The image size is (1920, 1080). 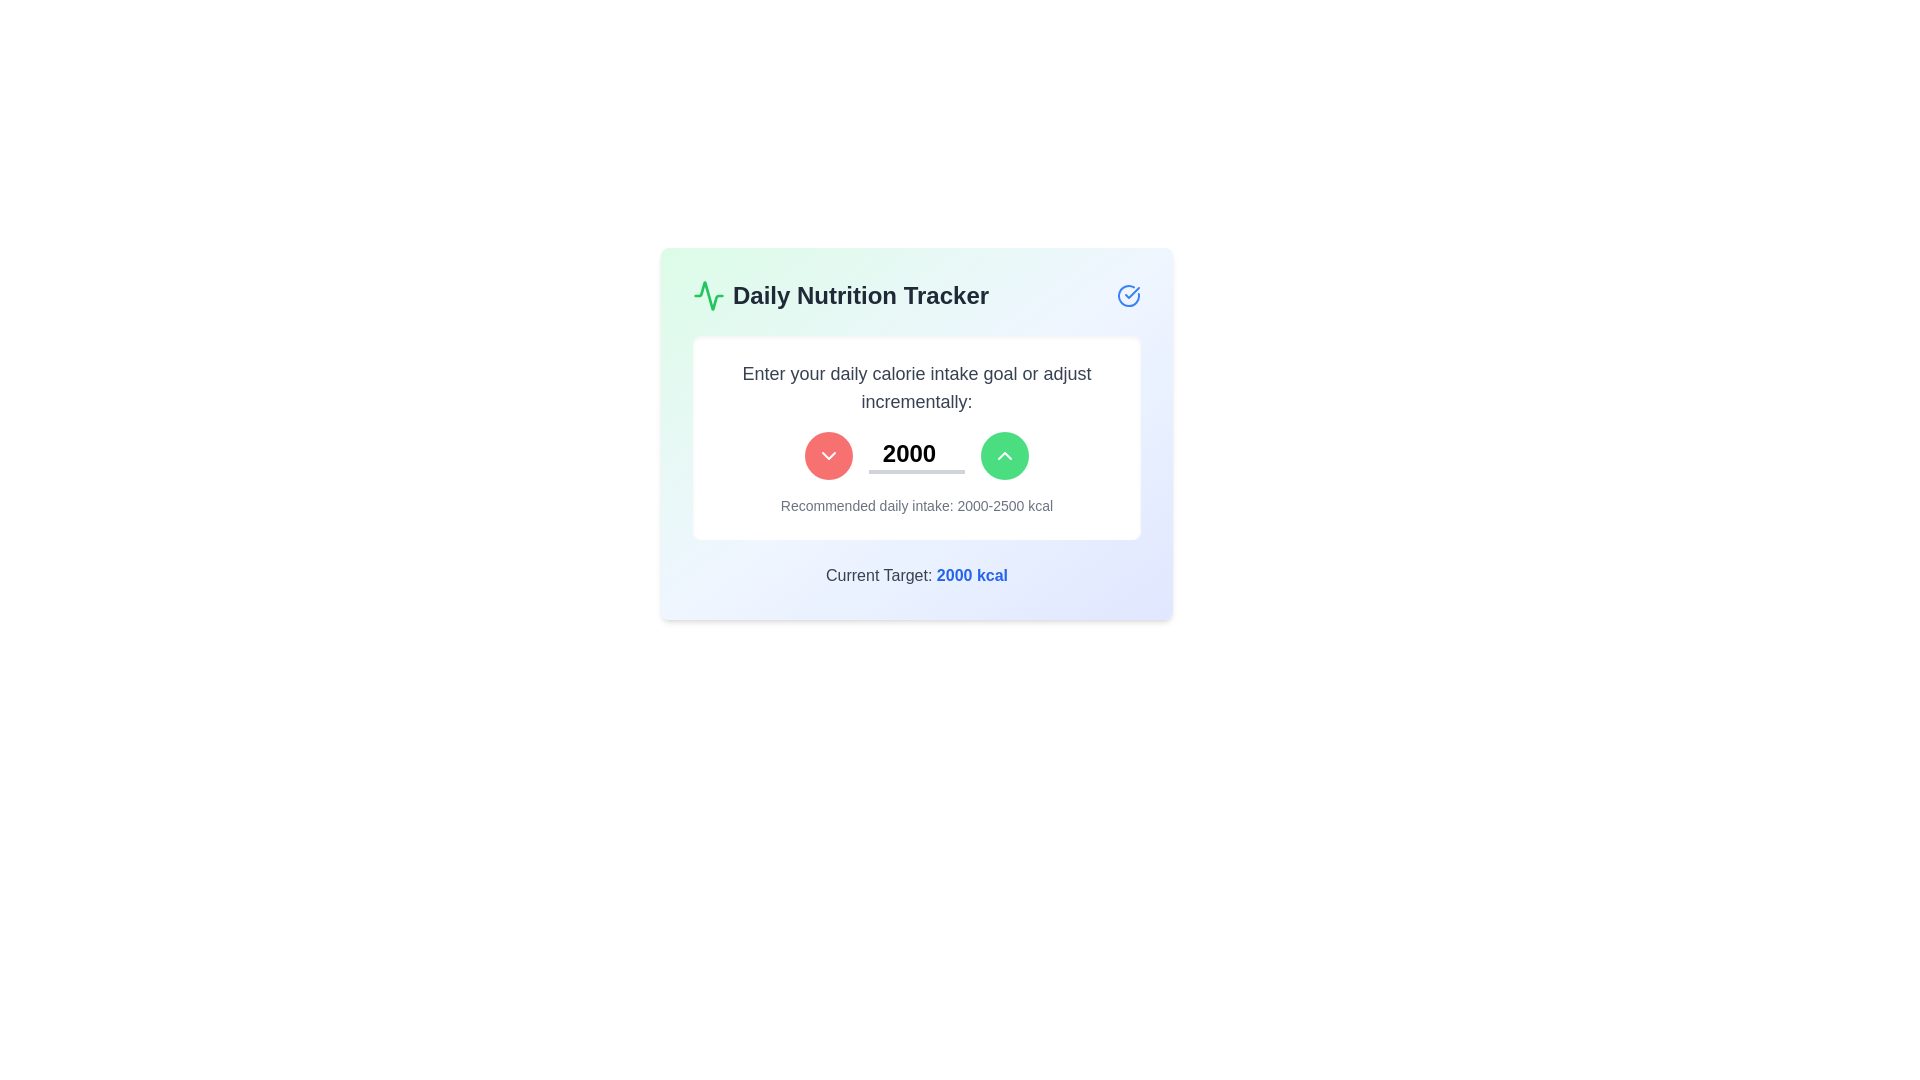 I want to click on the text element displaying 'Recommended daily intake: 2000-2500 kcal', styled in gray, located at the bottom of the calorie tracker UI, so click(x=915, y=504).